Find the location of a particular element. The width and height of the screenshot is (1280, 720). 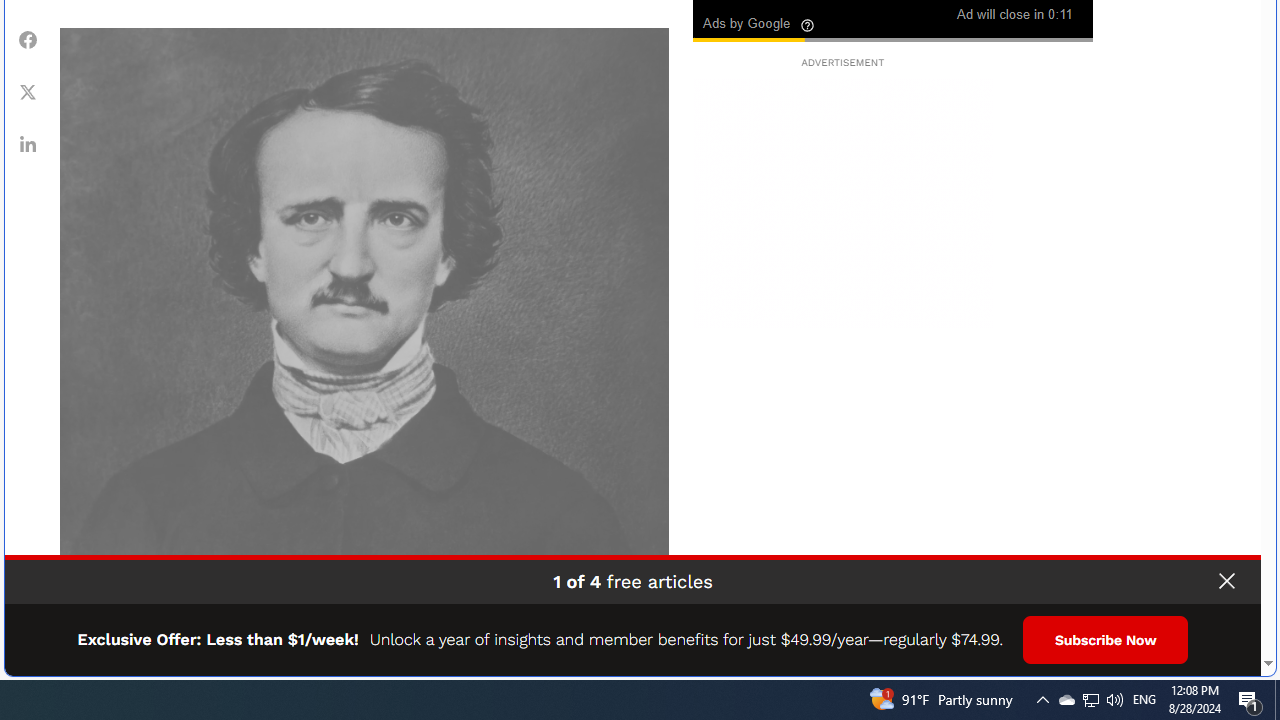

'Portrait of Edgar Allan Poe.' is located at coordinates (364, 331).